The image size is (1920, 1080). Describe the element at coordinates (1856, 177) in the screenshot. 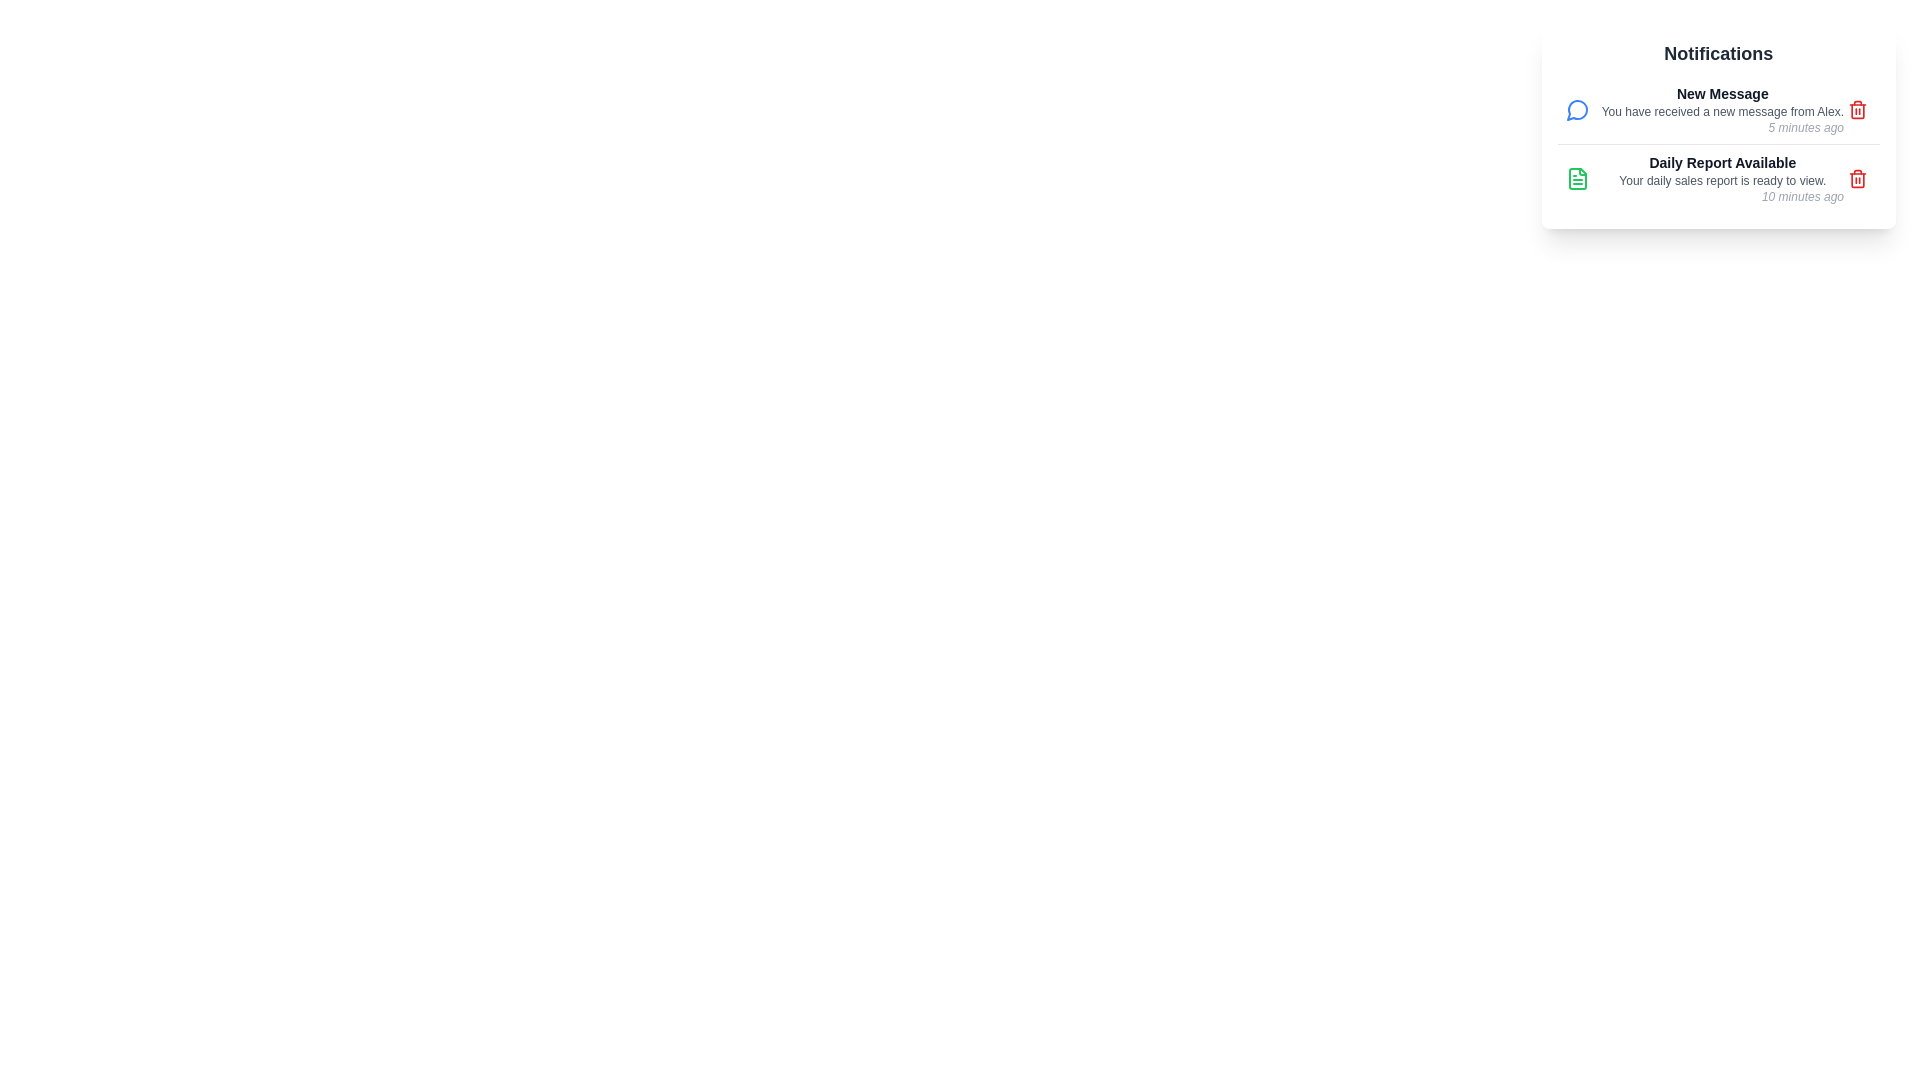

I see `delete button for the notification titled 'Daily Report Available'` at that location.